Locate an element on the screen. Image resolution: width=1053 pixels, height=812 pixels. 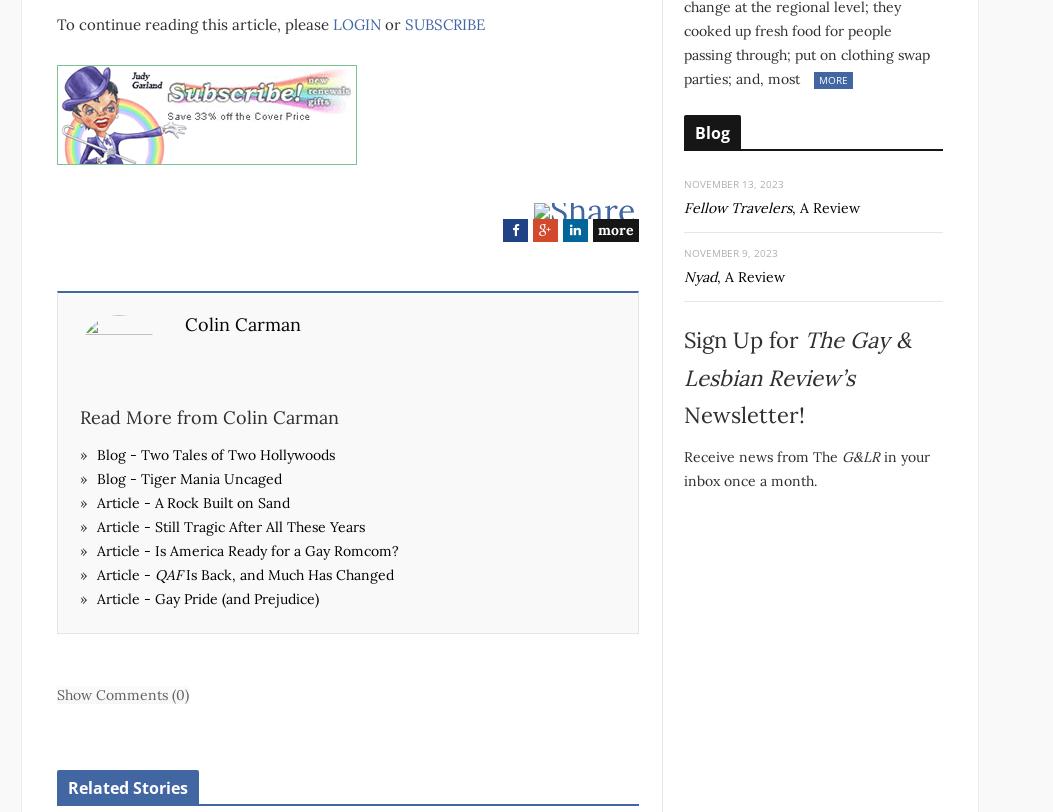
'Article - A Rock Built on Sand' is located at coordinates (193, 503).